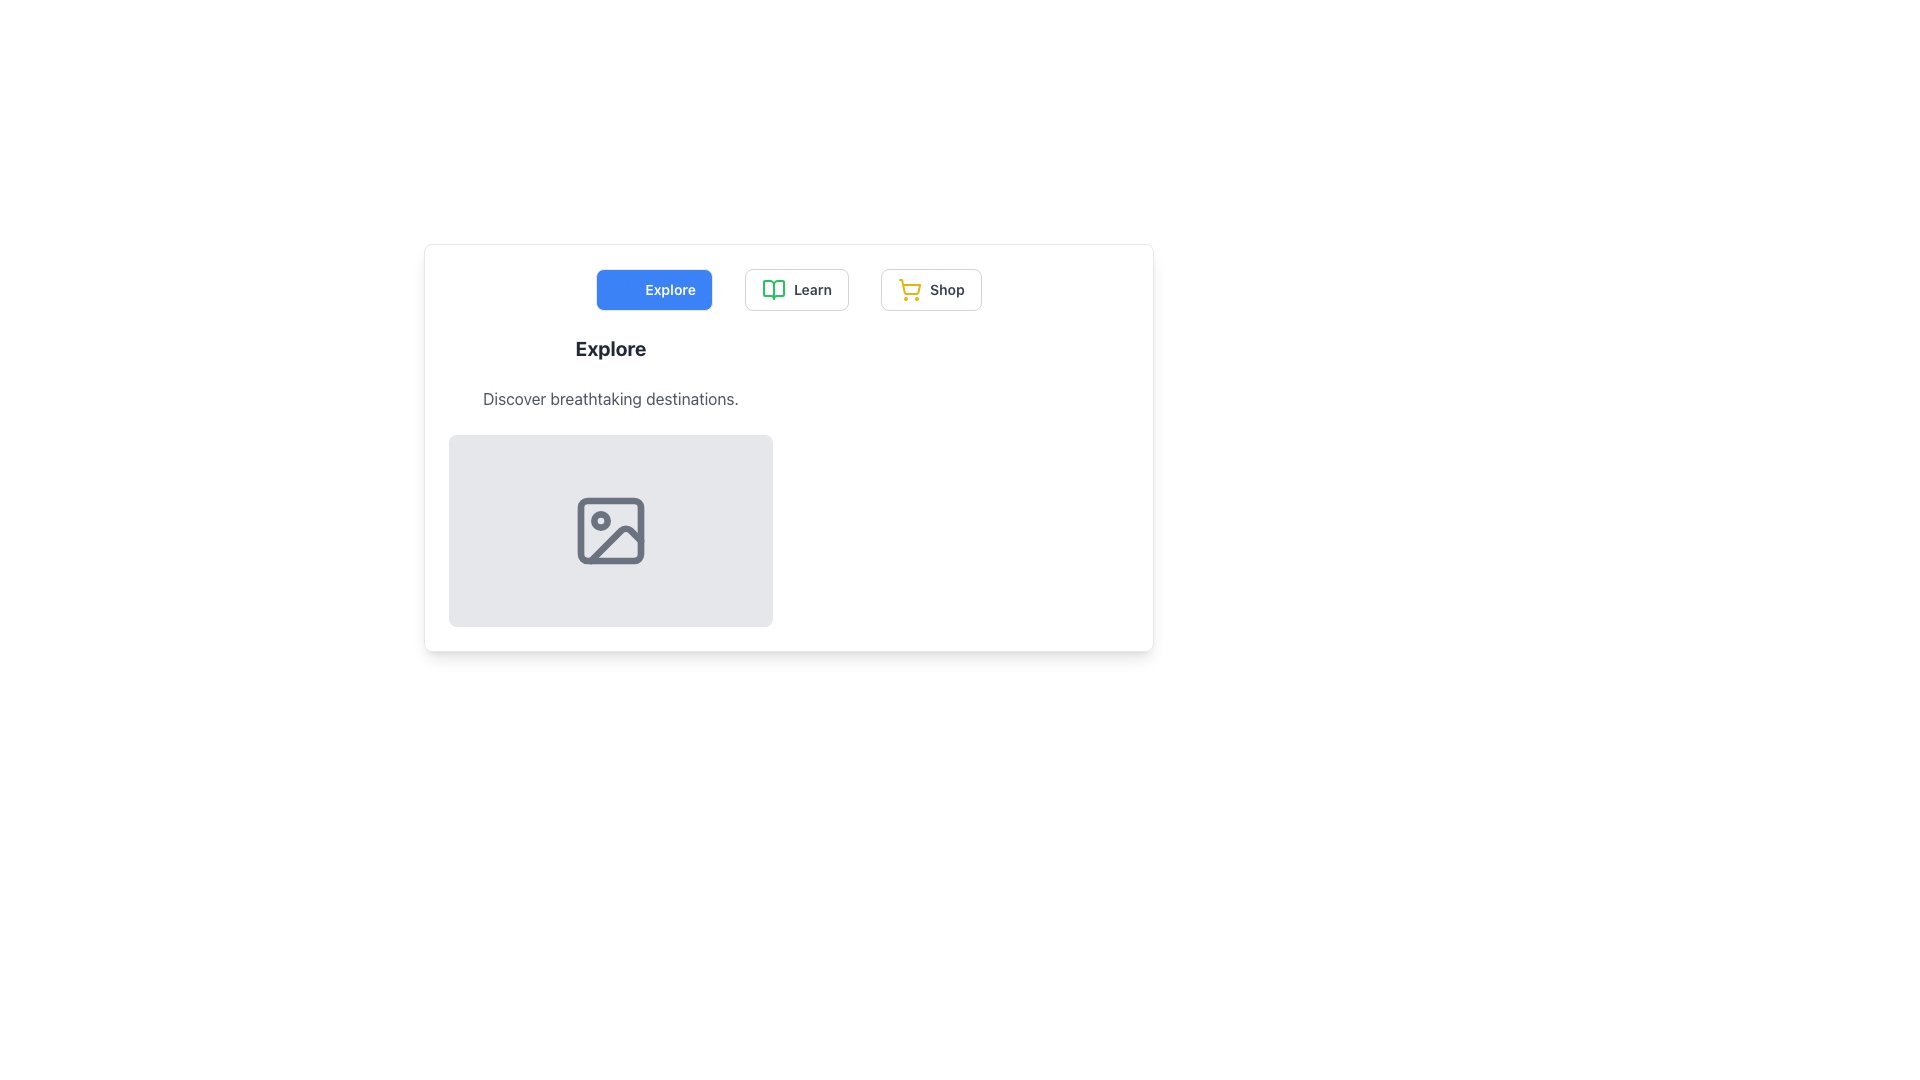  Describe the element at coordinates (599, 519) in the screenshot. I see `the Decorative Dot located in the upper-left section of the illustrative SVG graphic, which serves a visual role within the graphic` at that location.